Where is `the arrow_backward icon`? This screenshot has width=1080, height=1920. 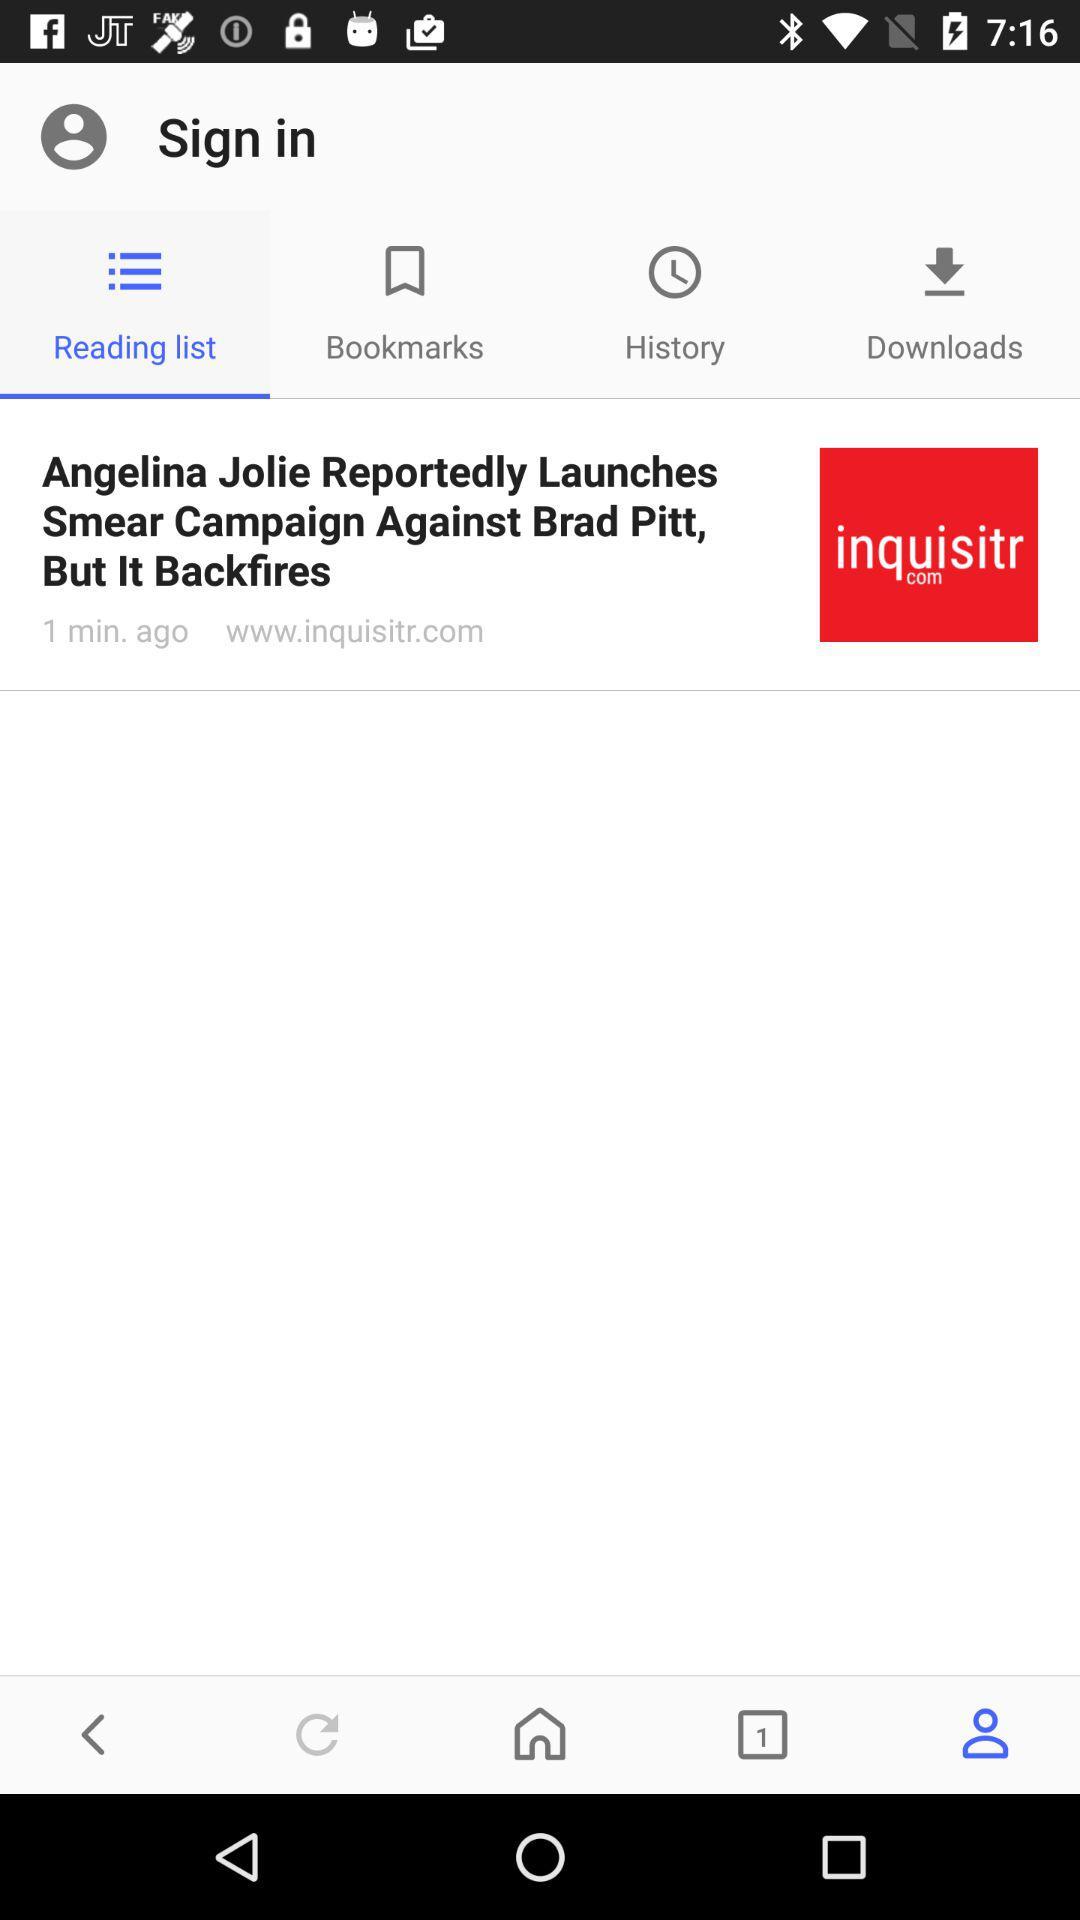 the arrow_backward icon is located at coordinates (94, 1733).